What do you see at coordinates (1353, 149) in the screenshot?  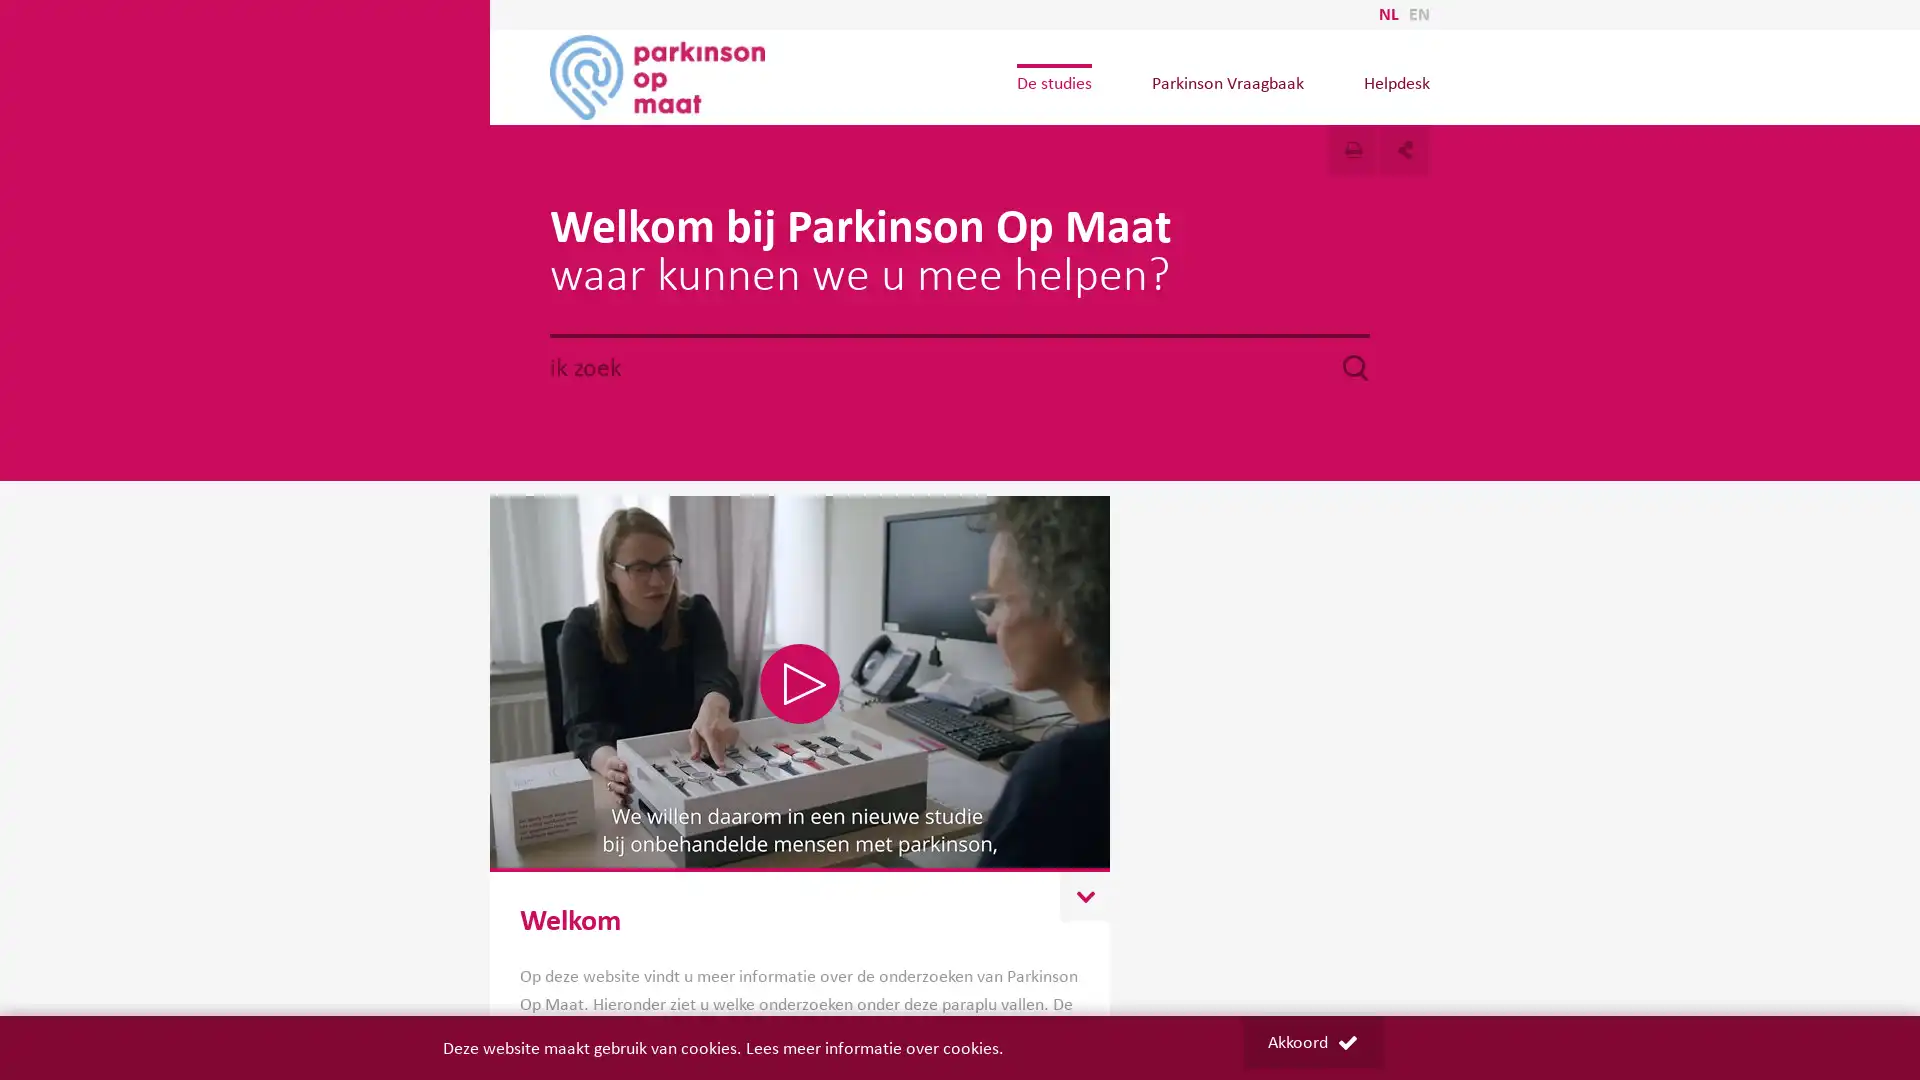 I see `X print pagina` at bounding box center [1353, 149].